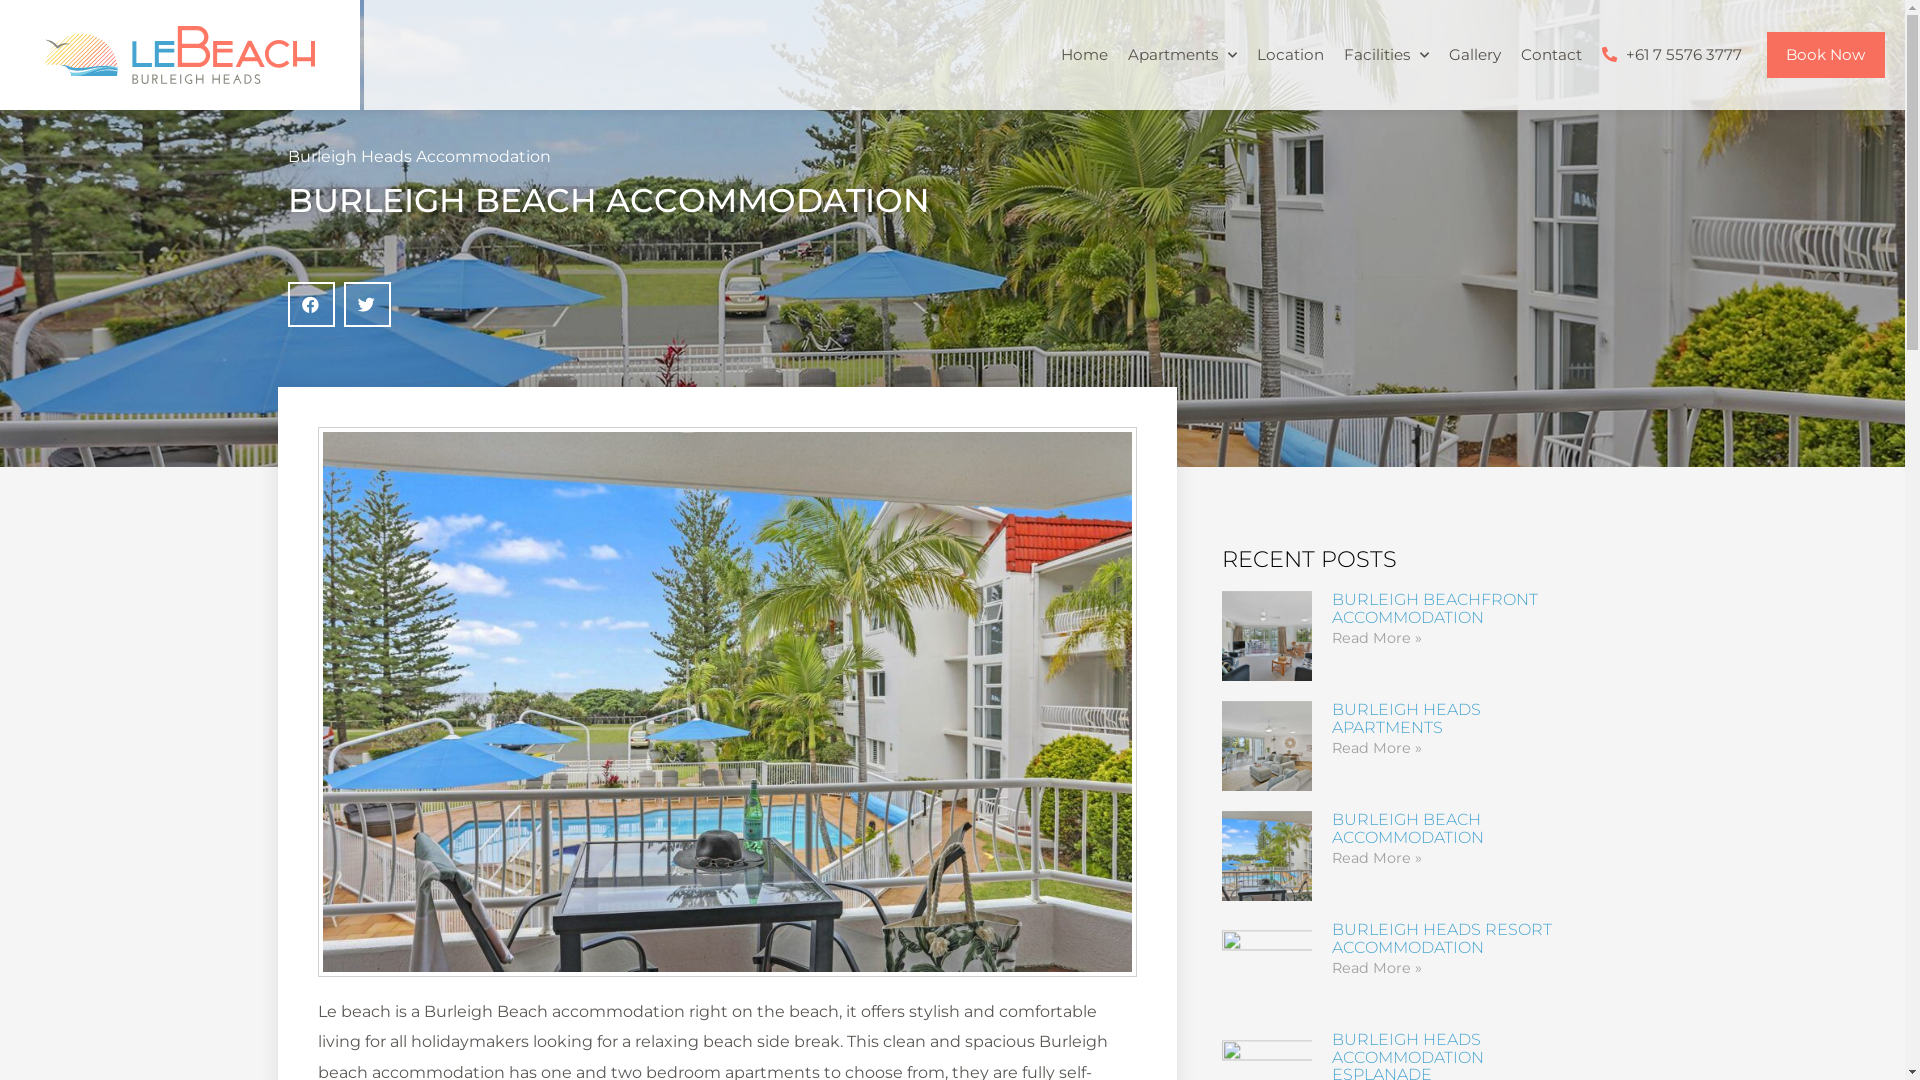  Describe the element at coordinates (287, 155) in the screenshot. I see `'Burleigh Heads Accommodation'` at that location.